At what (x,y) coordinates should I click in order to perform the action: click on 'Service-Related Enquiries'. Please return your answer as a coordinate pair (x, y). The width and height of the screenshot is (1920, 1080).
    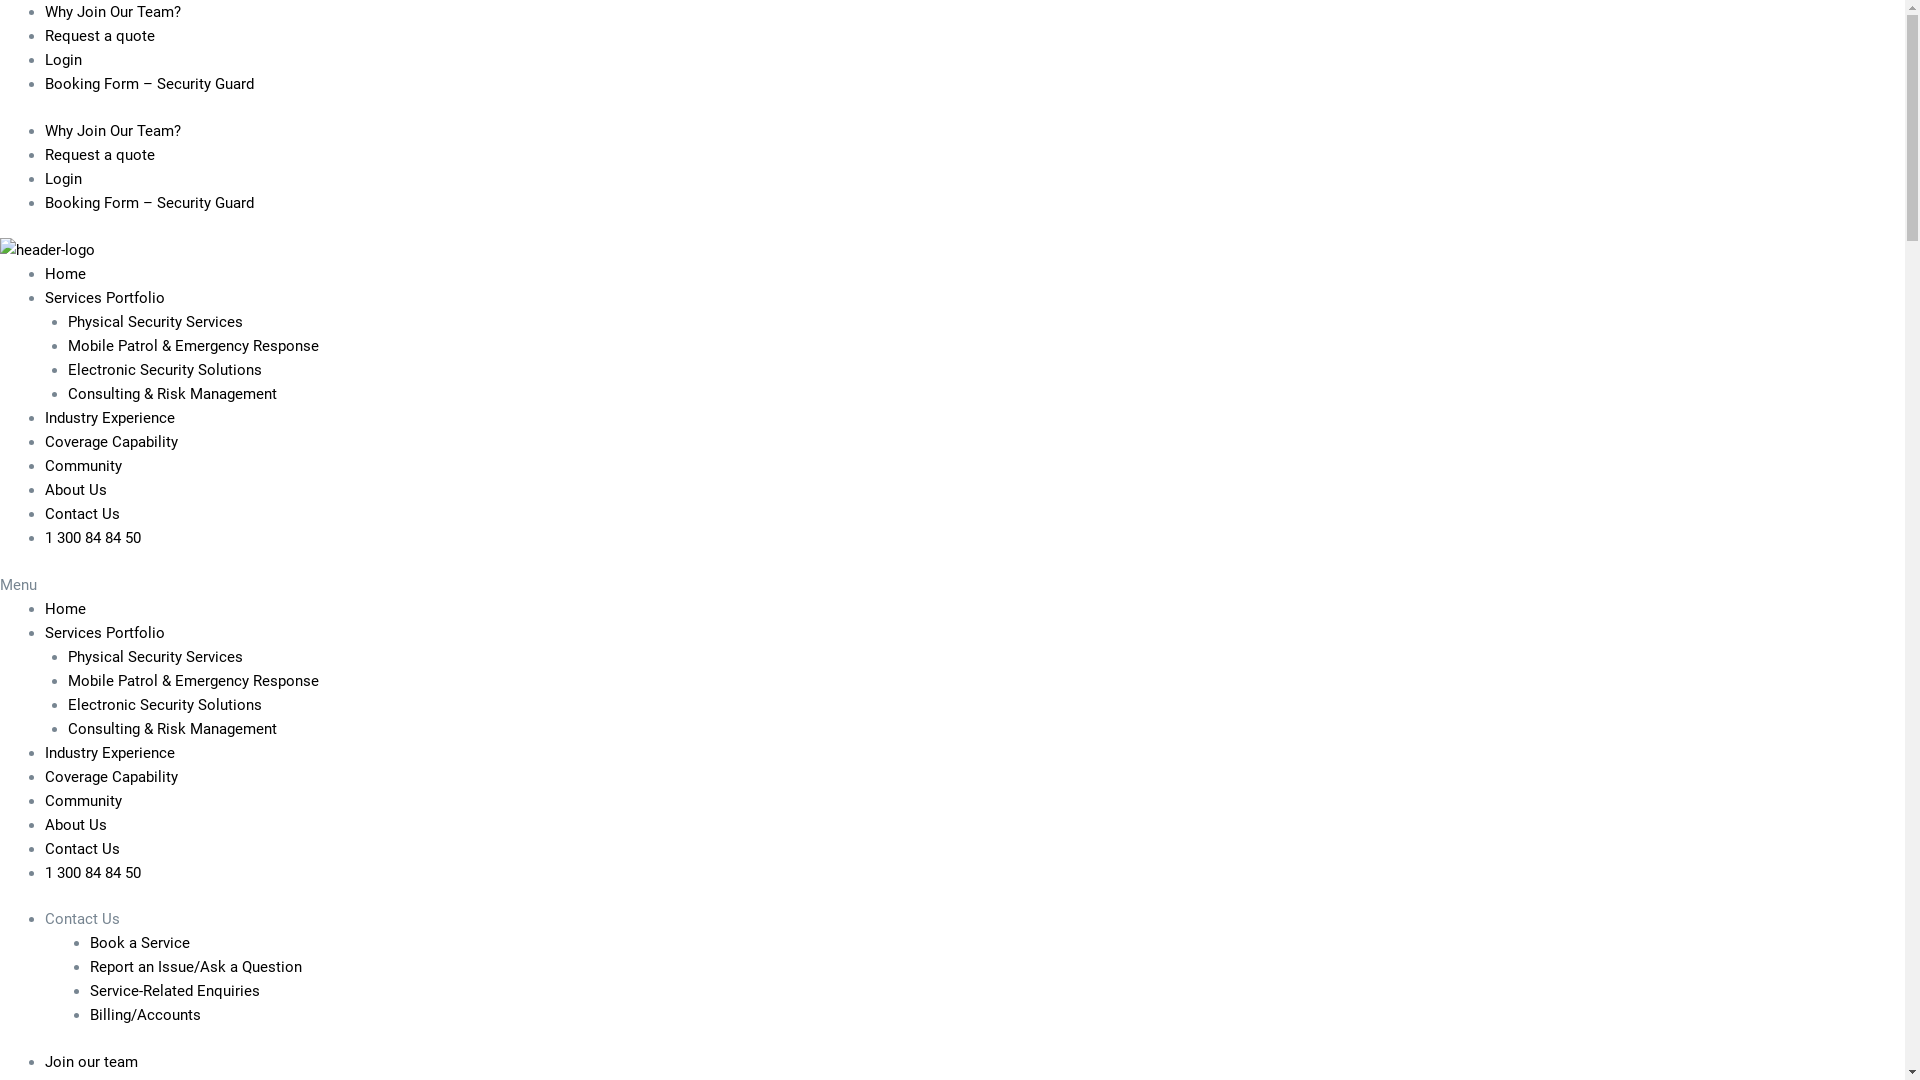
    Looking at the image, I should click on (174, 991).